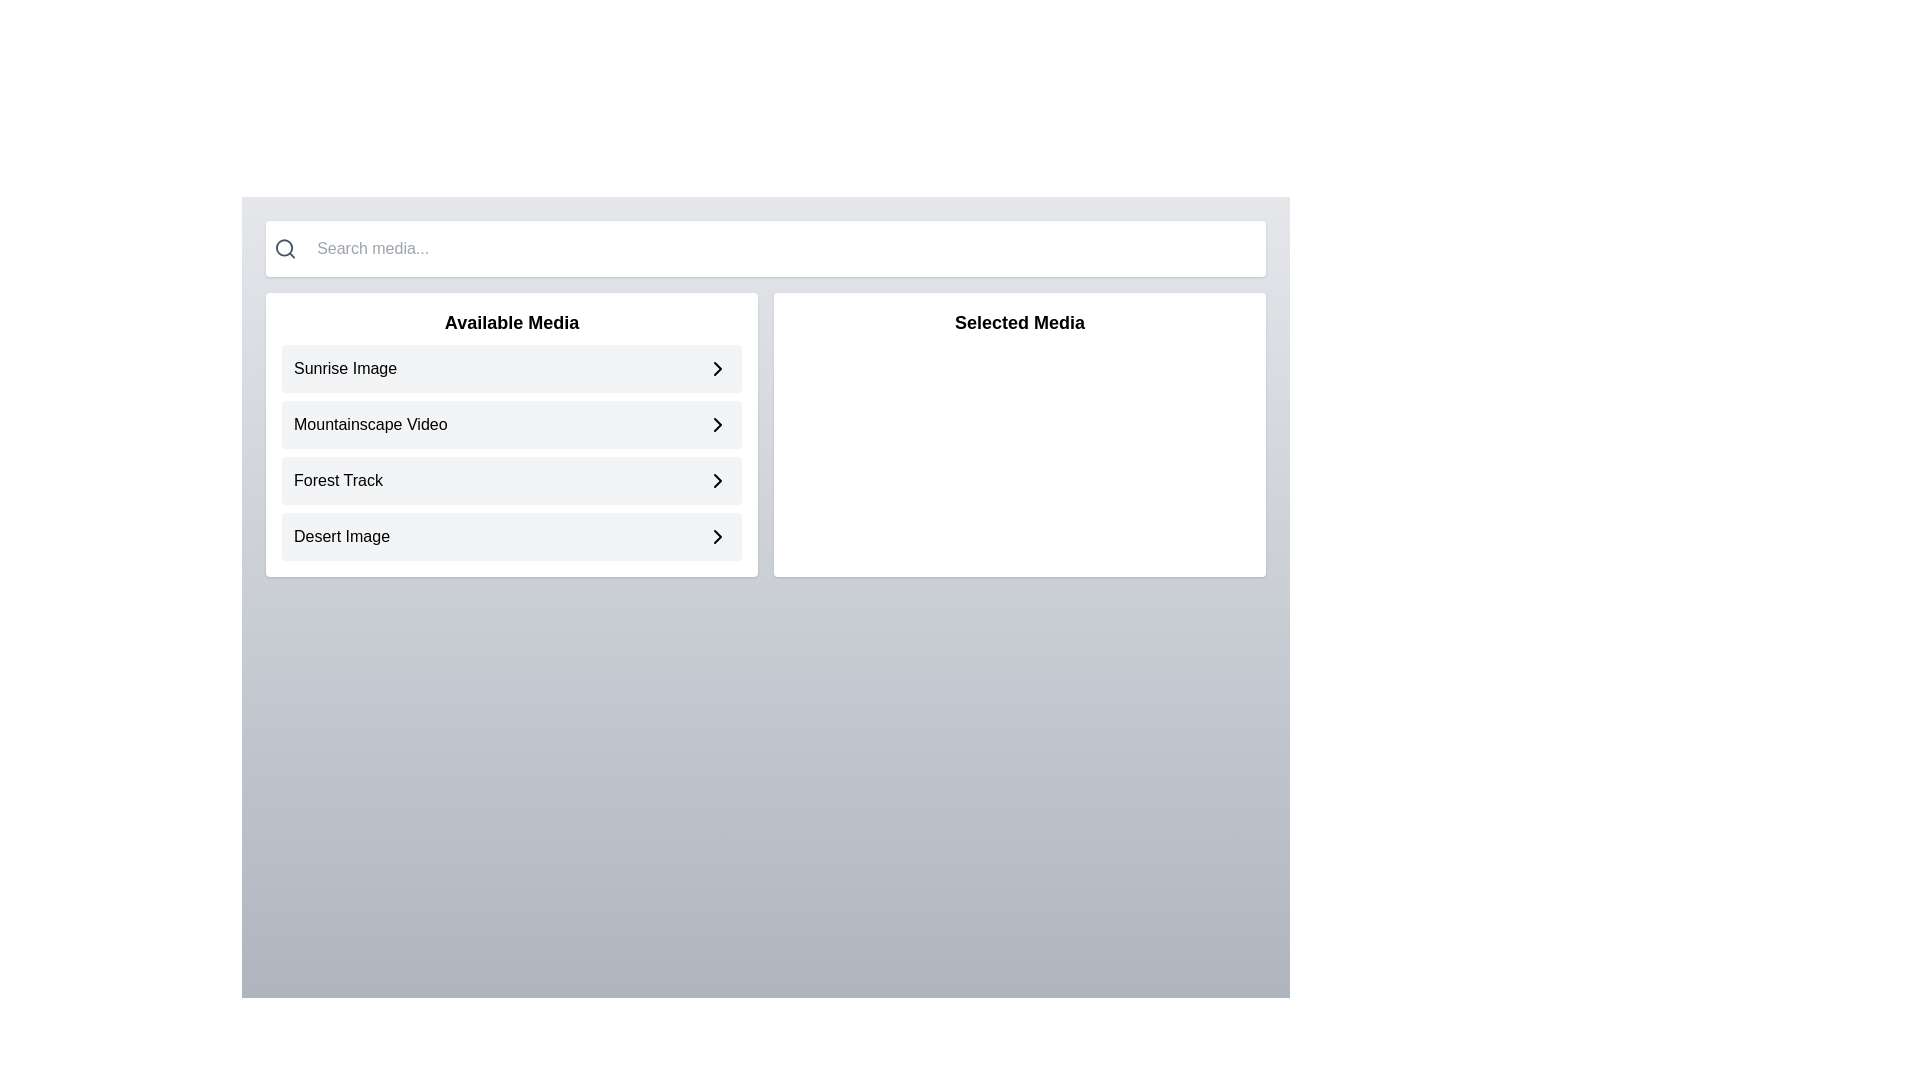 The height and width of the screenshot is (1080, 1920). Describe the element at coordinates (718, 423) in the screenshot. I see `the right arrow chevron icon located in the 'Available Media' column beside the 'Mountainscape Video' row` at that location.